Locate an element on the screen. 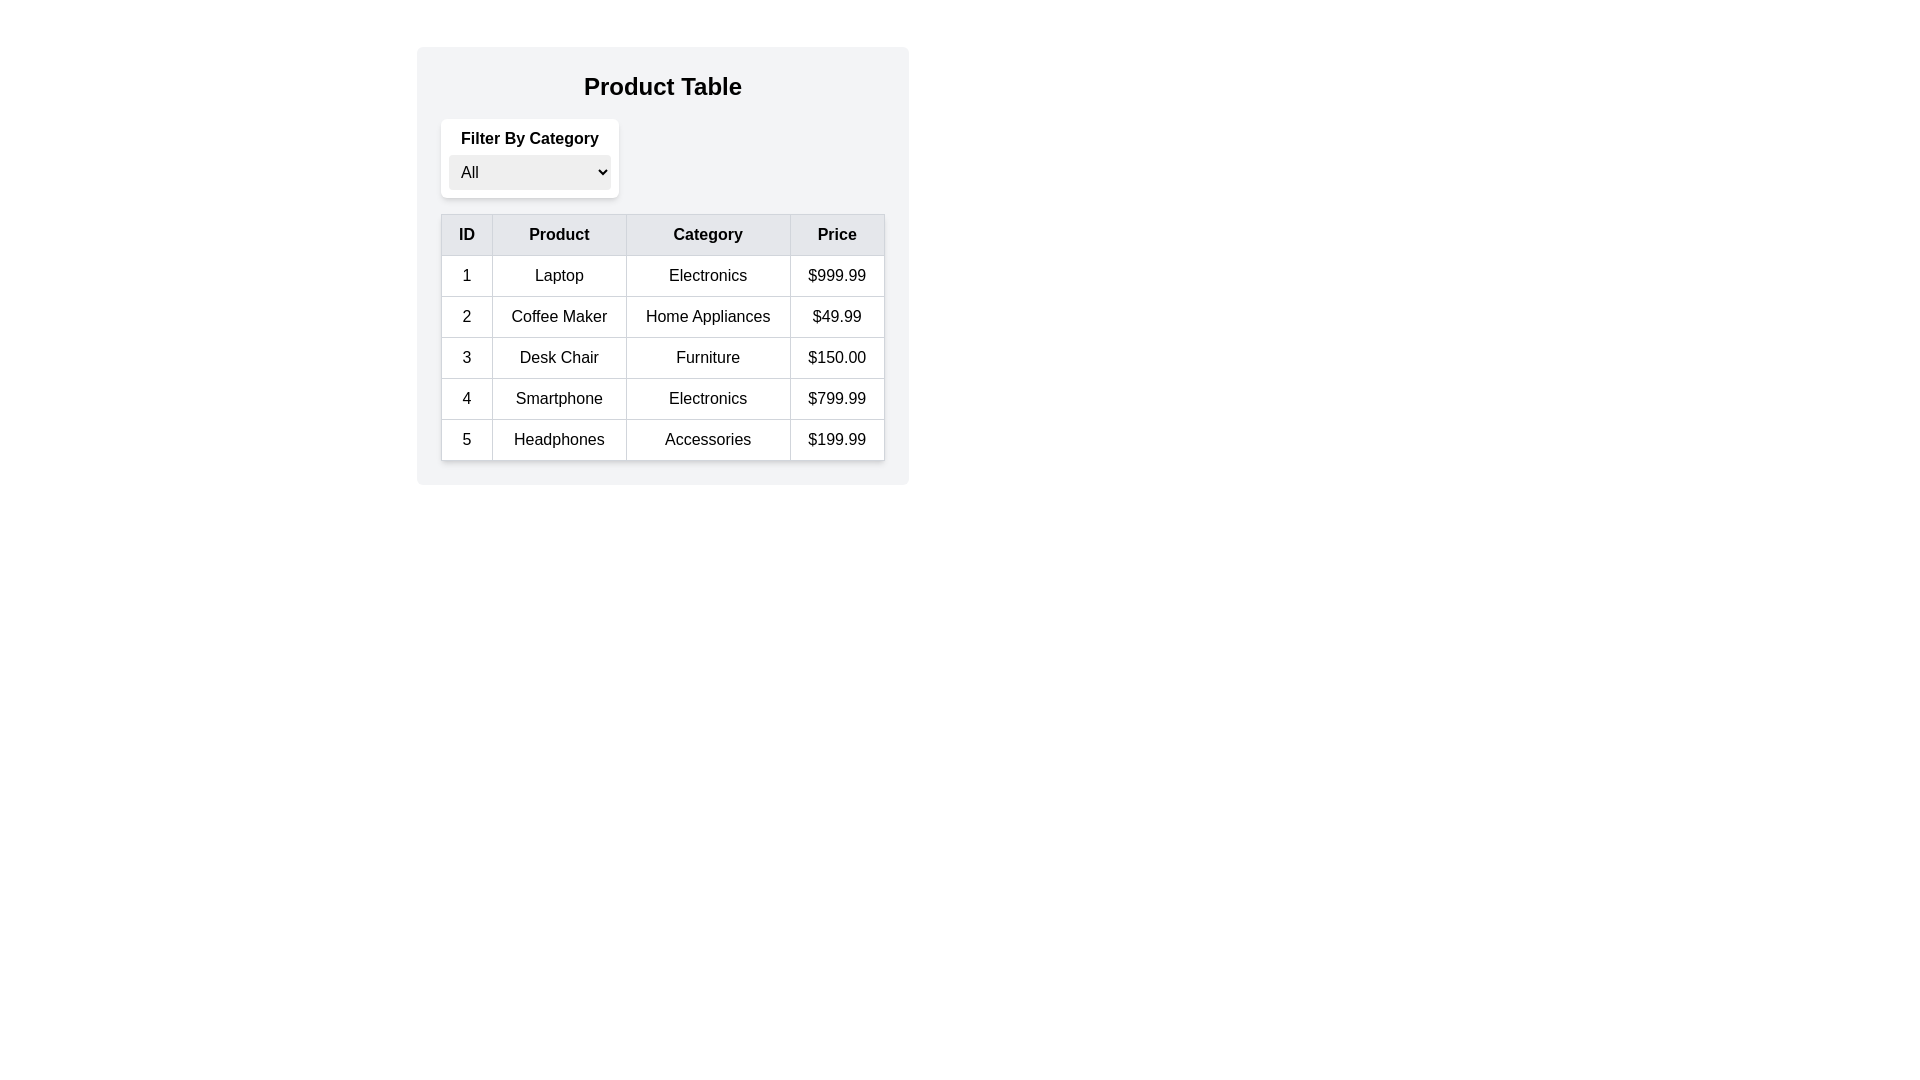 Image resolution: width=1920 pixels, height=1080 pixels. the text display field showing 'Headphones' in the second column of the fifth row of the product table is located at coordinates (559, 438).